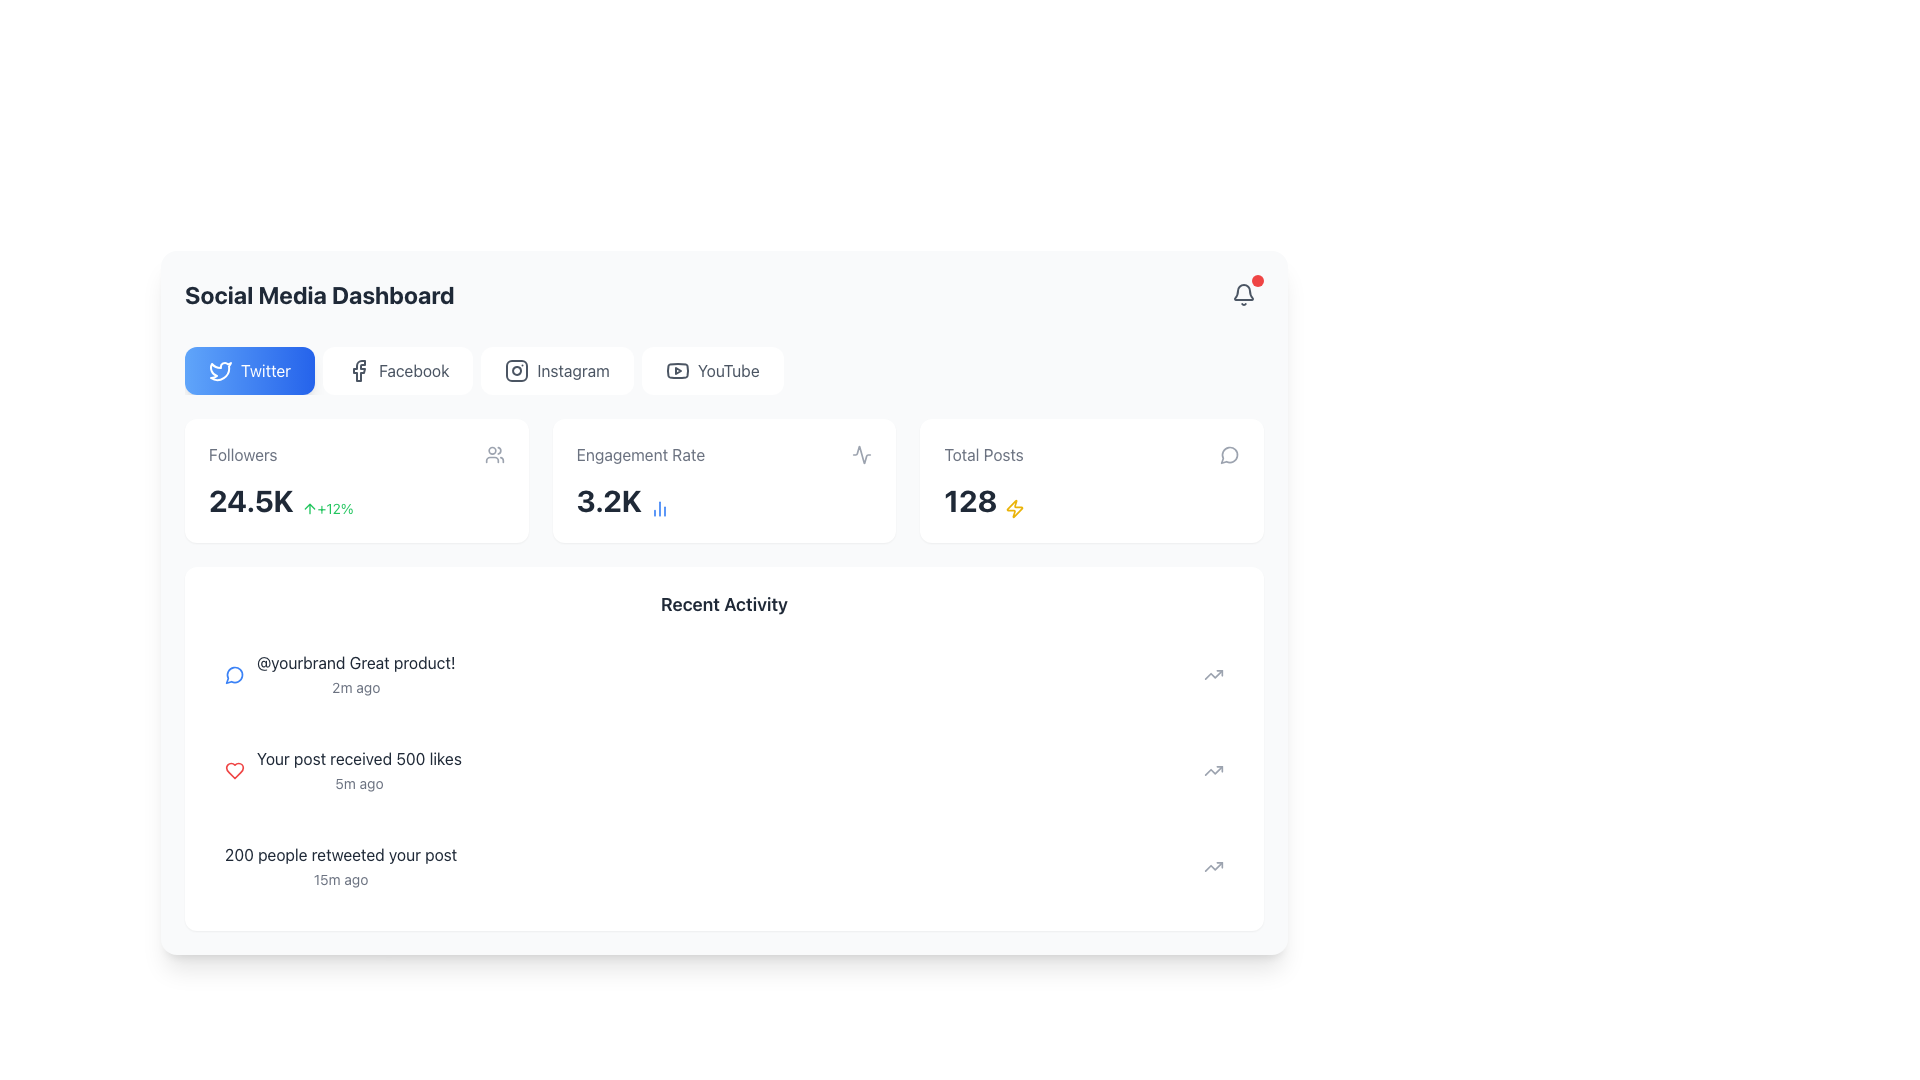 The width and height of the screenshot is (1920, 1080). I want to click on the comment or messaging icon located in the 'Recent Activity' section, so click(234, 675).